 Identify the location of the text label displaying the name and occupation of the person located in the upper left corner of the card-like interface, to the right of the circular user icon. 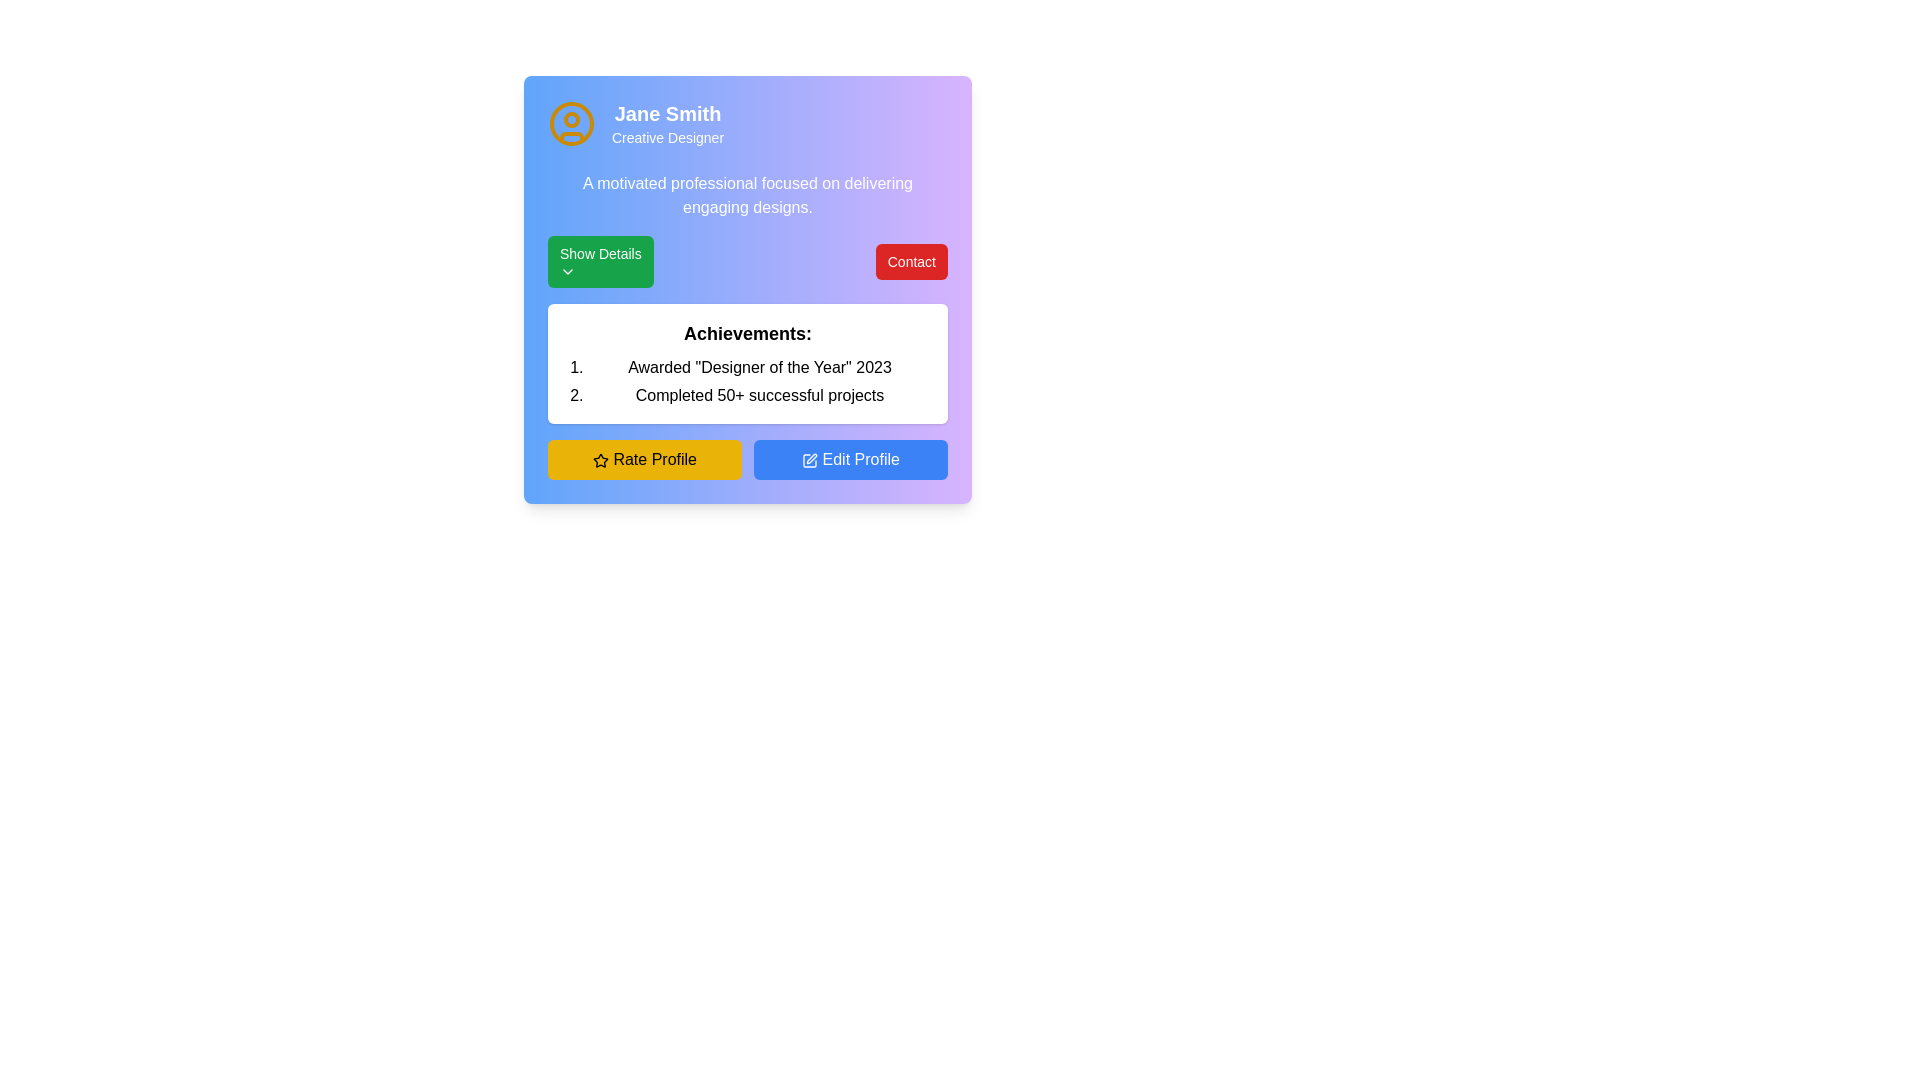
(667, 123).